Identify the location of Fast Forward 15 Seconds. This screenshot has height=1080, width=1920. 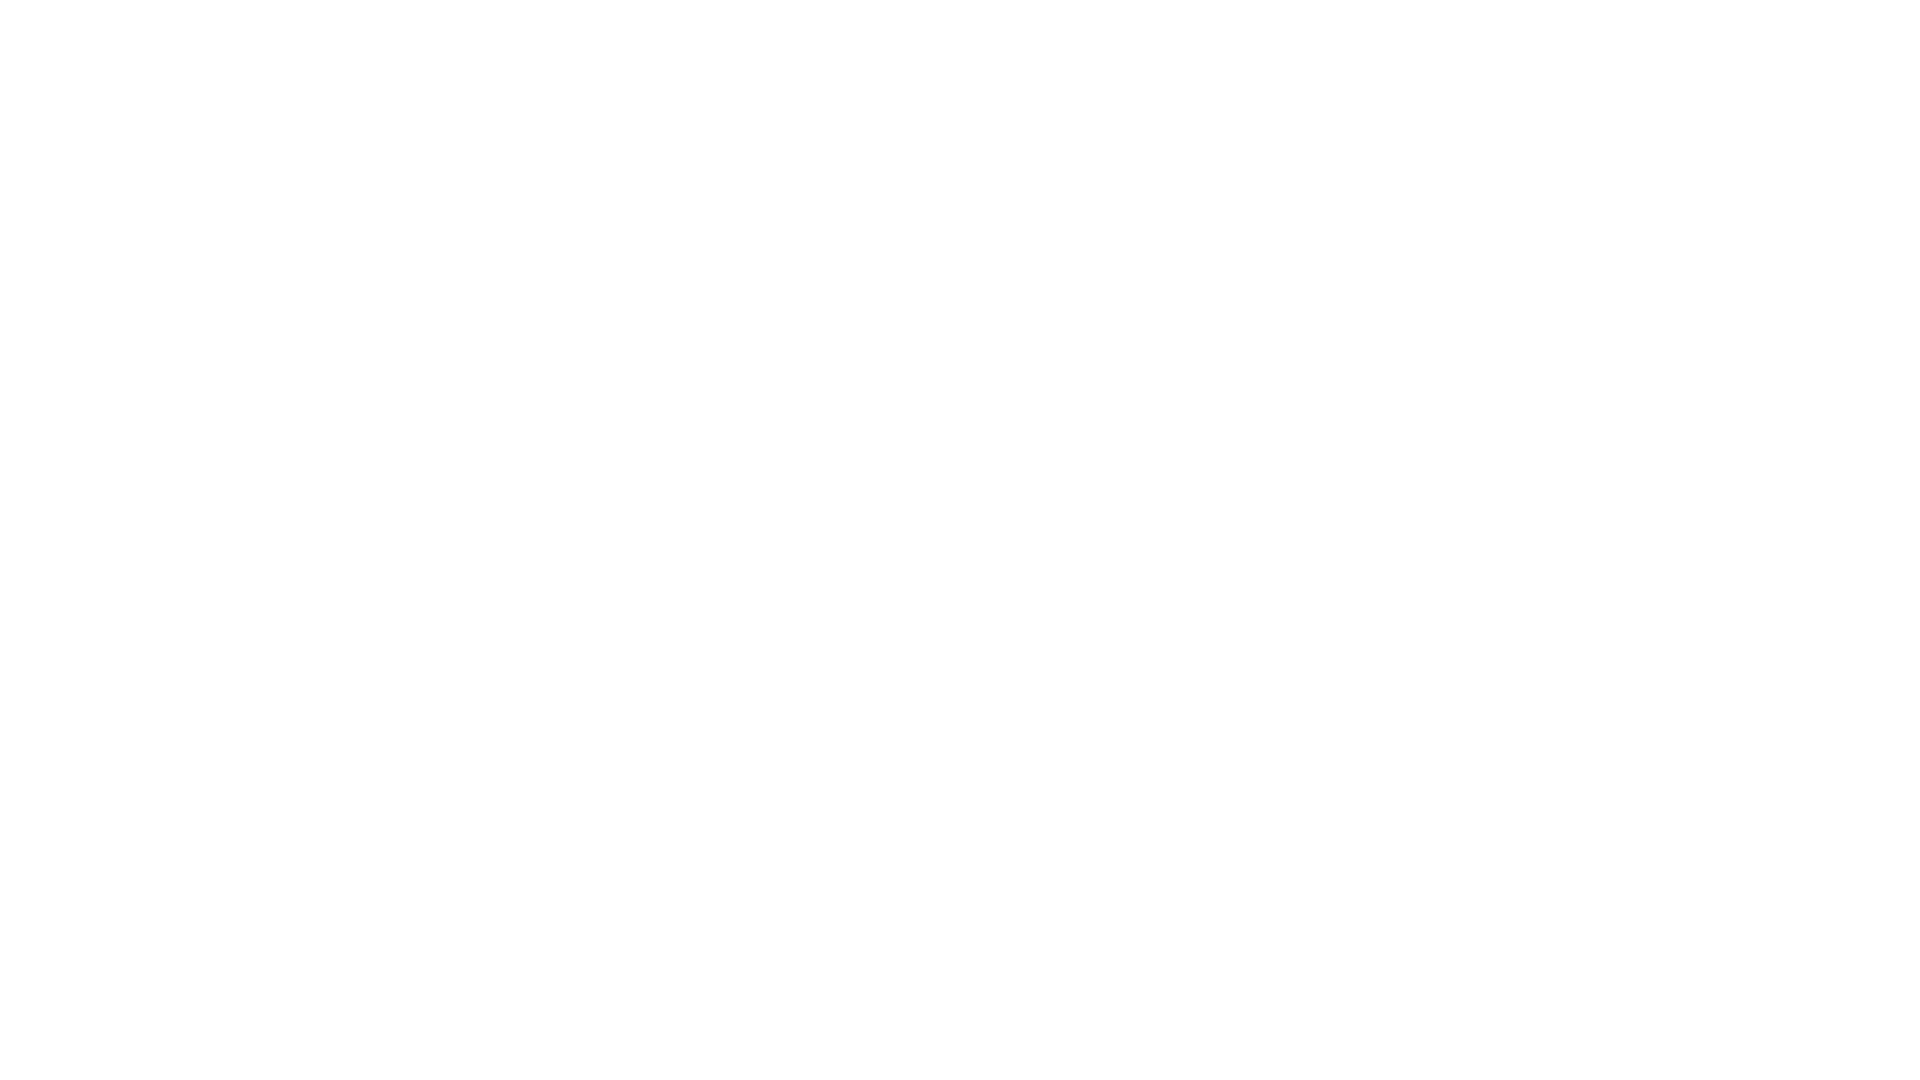
(1512, 26).